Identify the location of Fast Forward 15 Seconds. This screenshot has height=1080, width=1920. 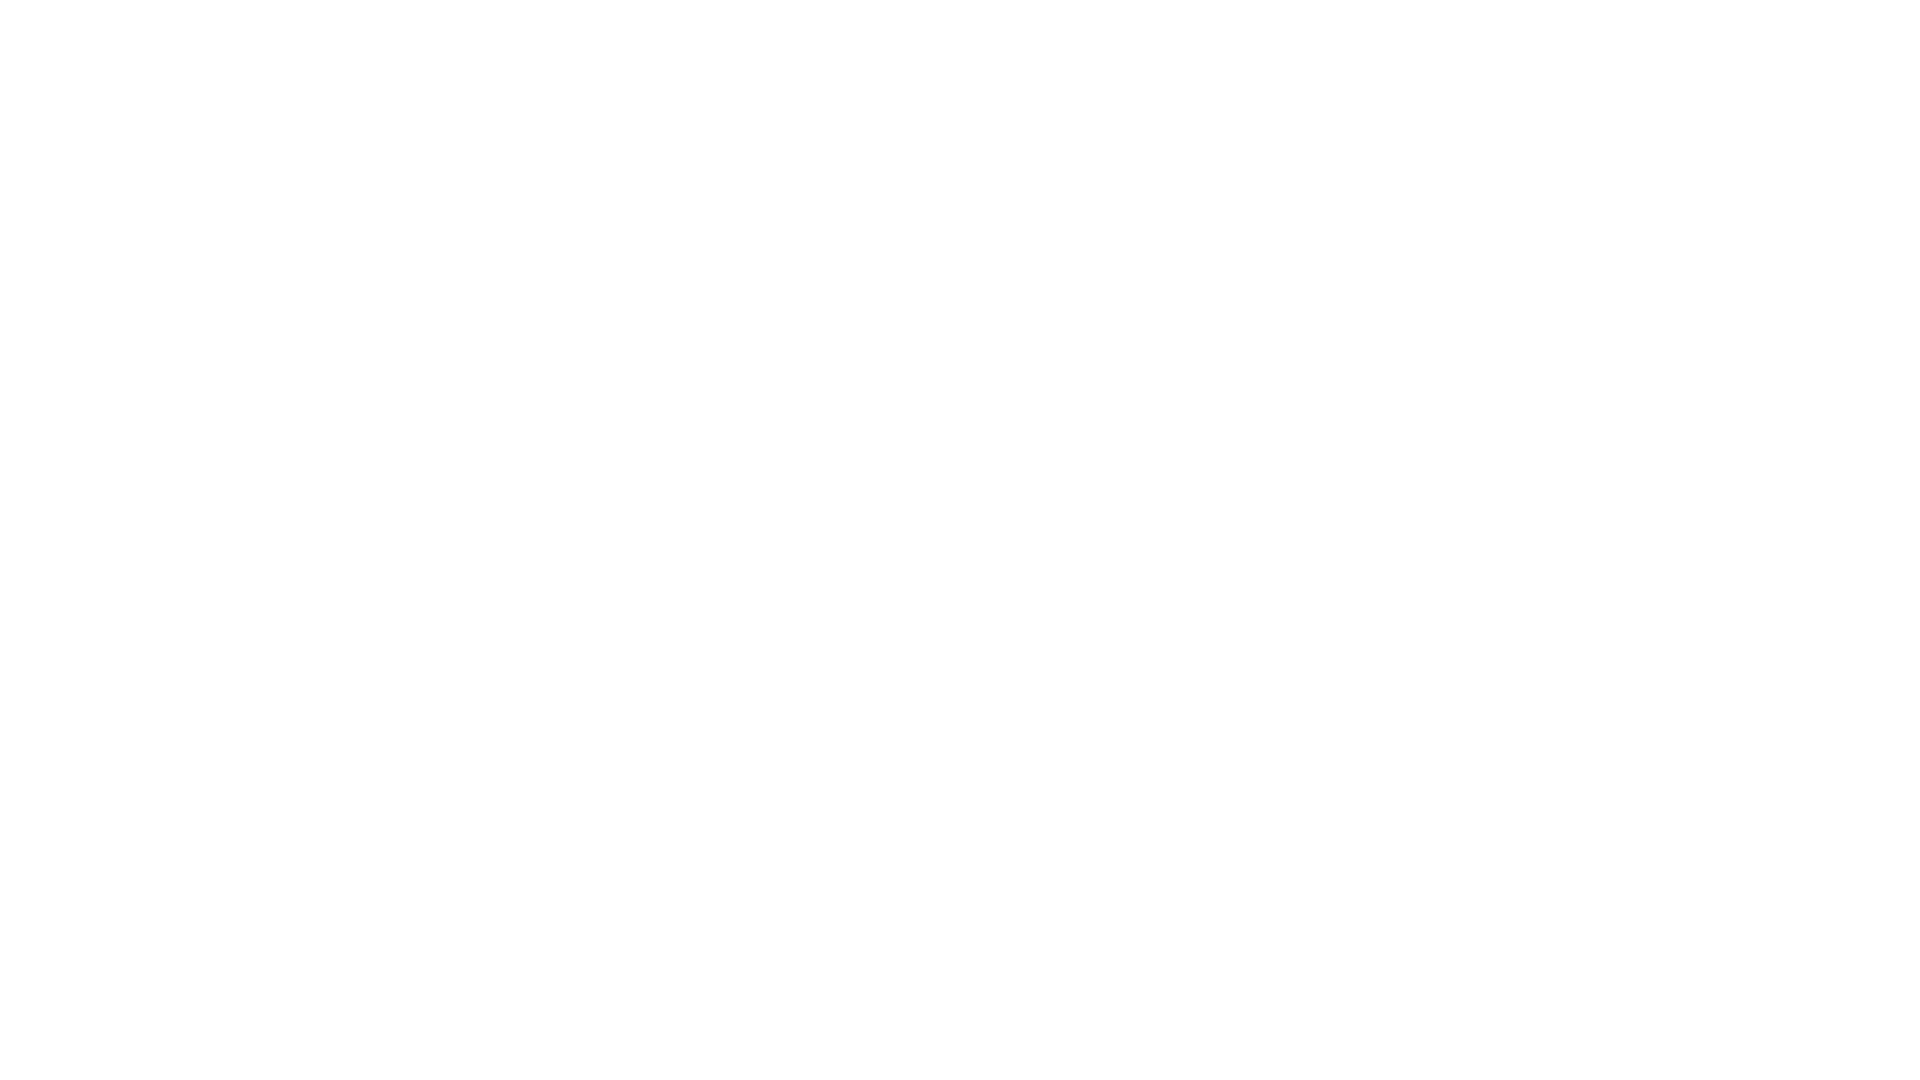
(1512, 26).